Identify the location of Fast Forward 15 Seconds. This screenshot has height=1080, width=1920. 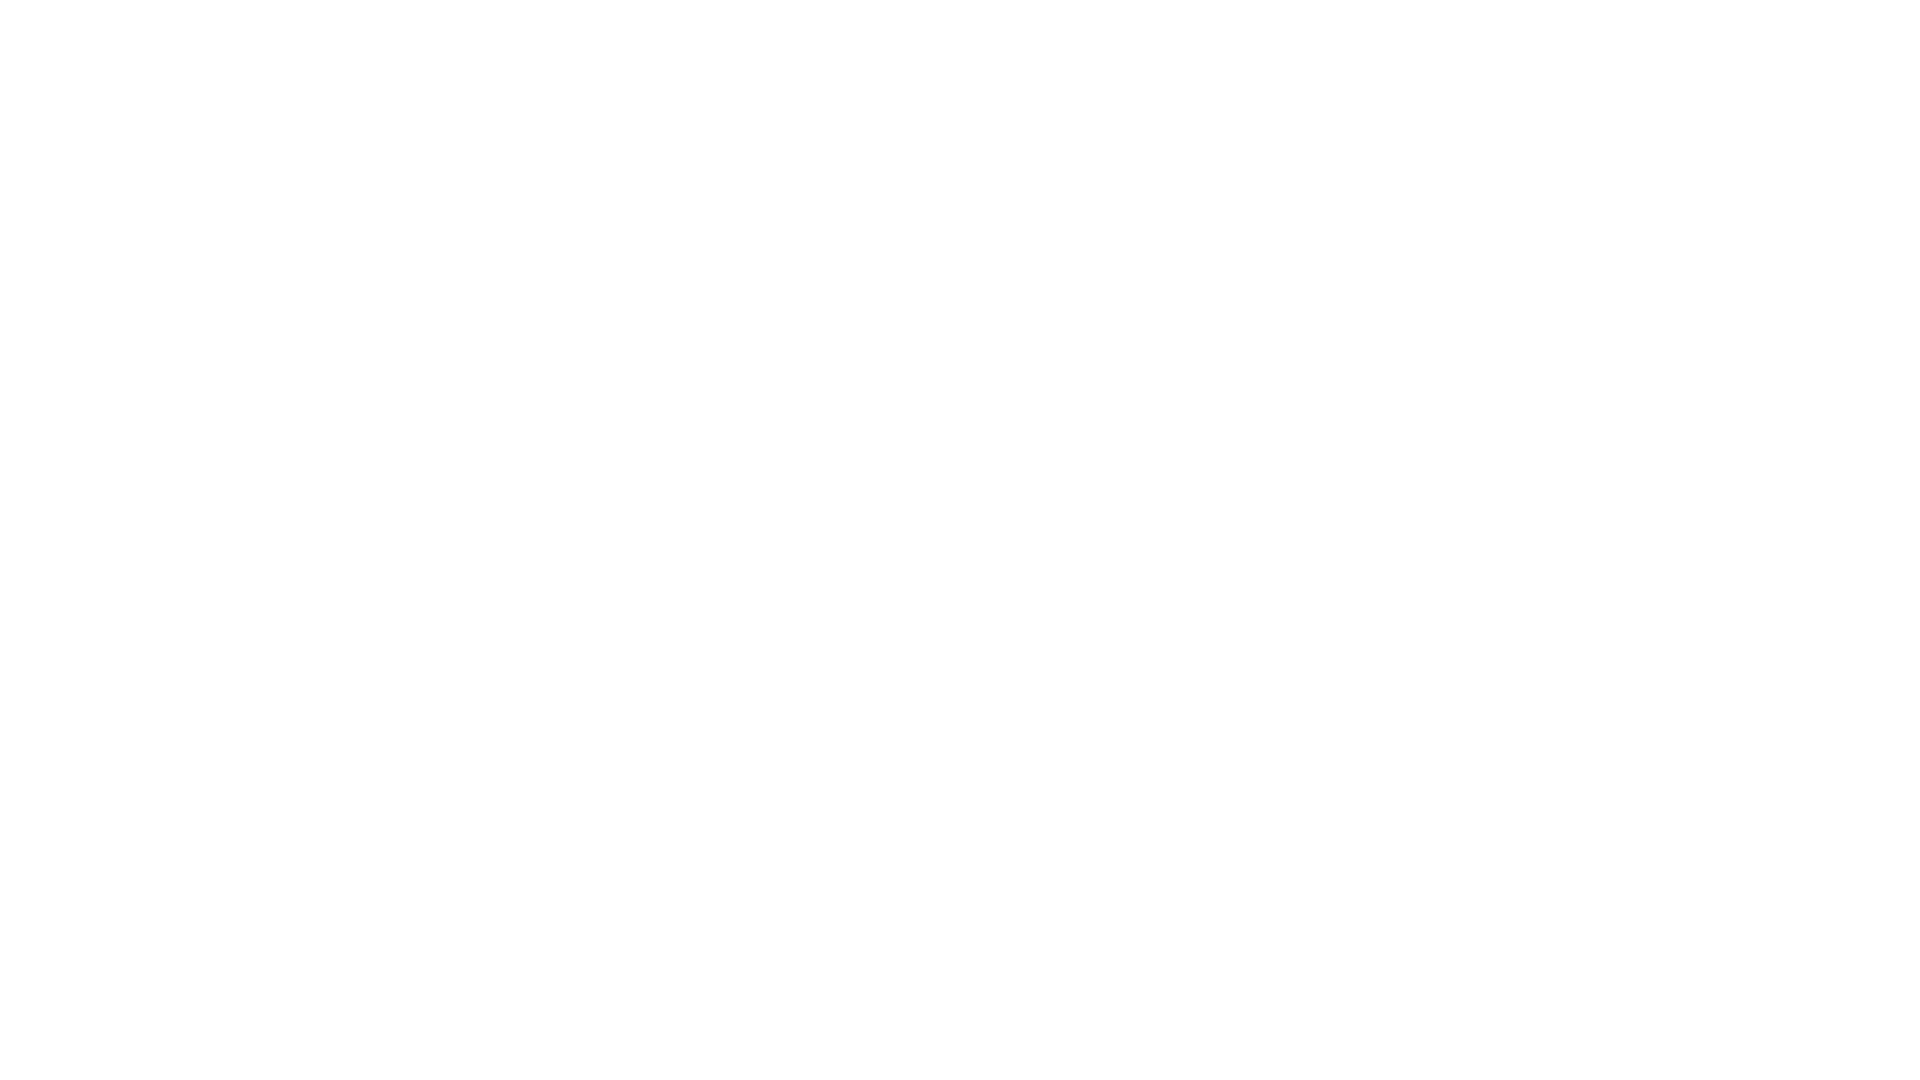
(1512, 26).